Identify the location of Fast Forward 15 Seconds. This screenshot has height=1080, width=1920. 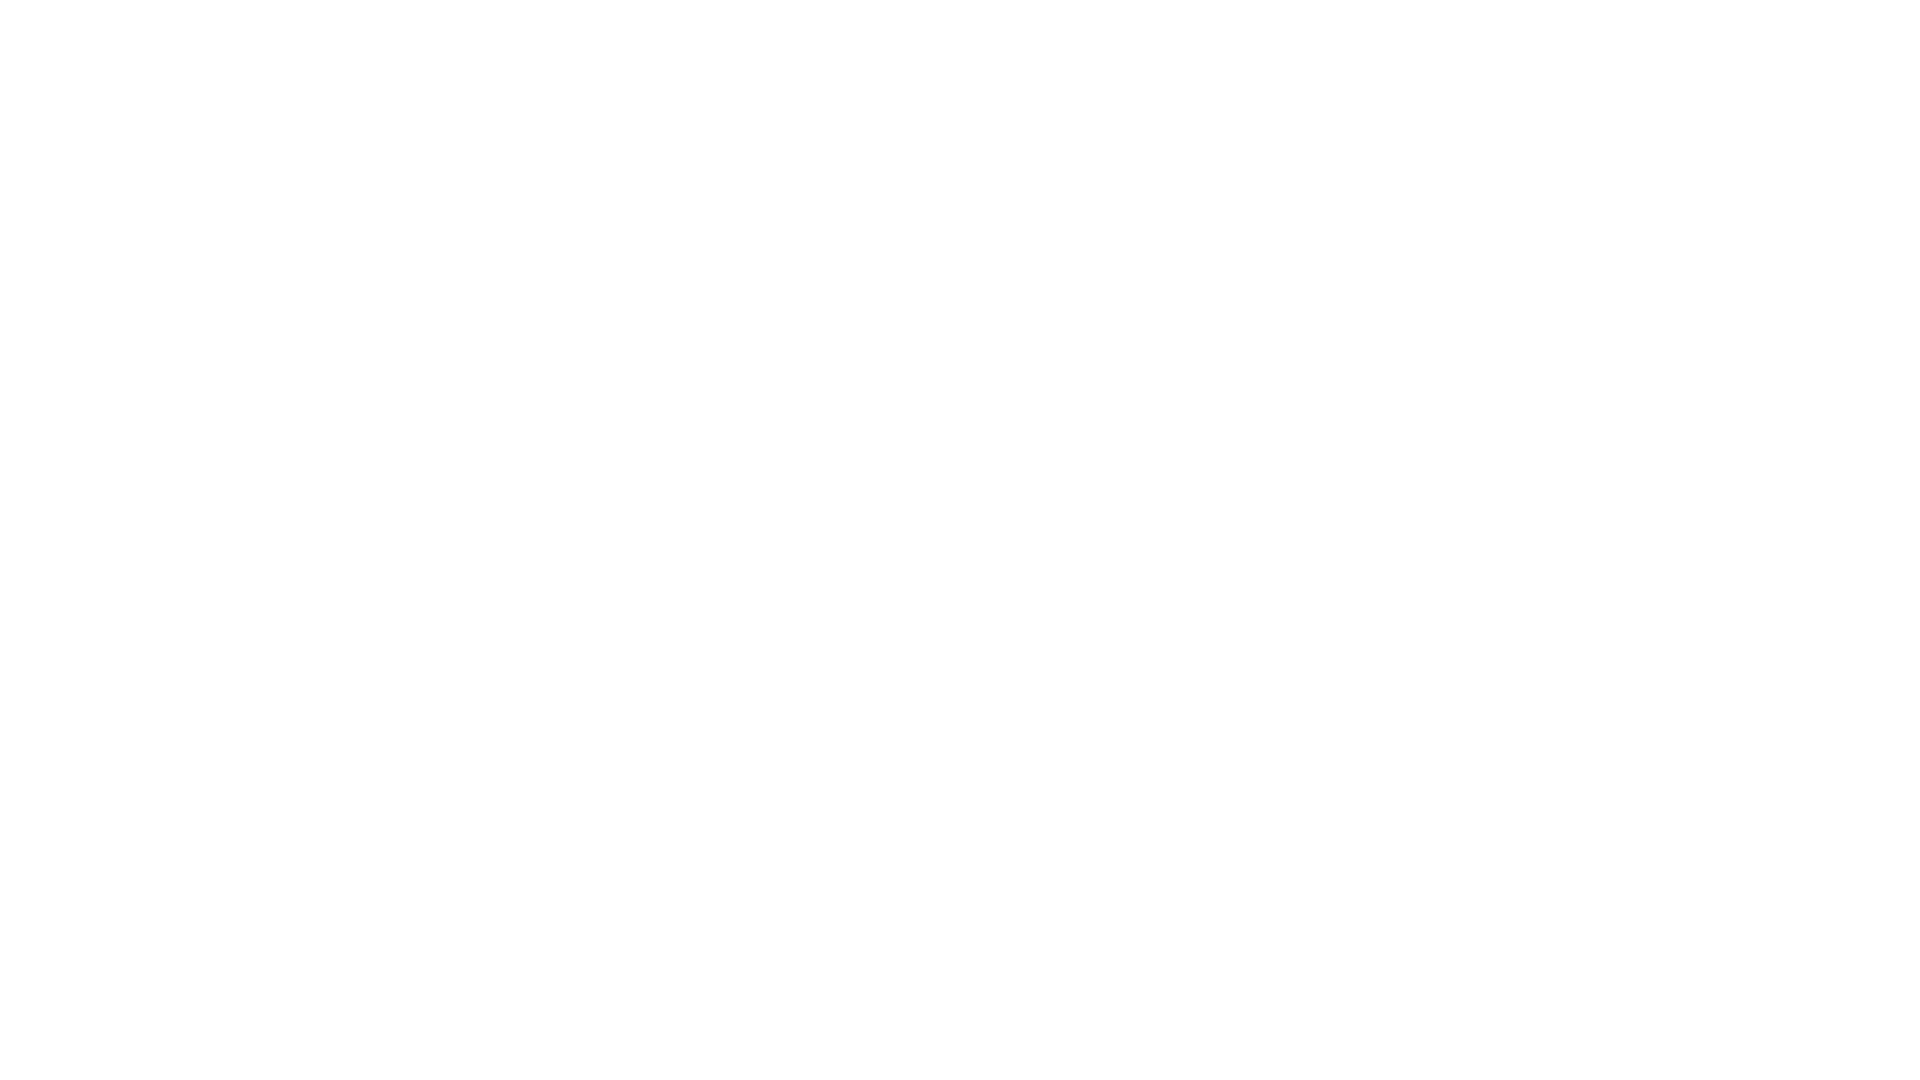
(1512, 26).